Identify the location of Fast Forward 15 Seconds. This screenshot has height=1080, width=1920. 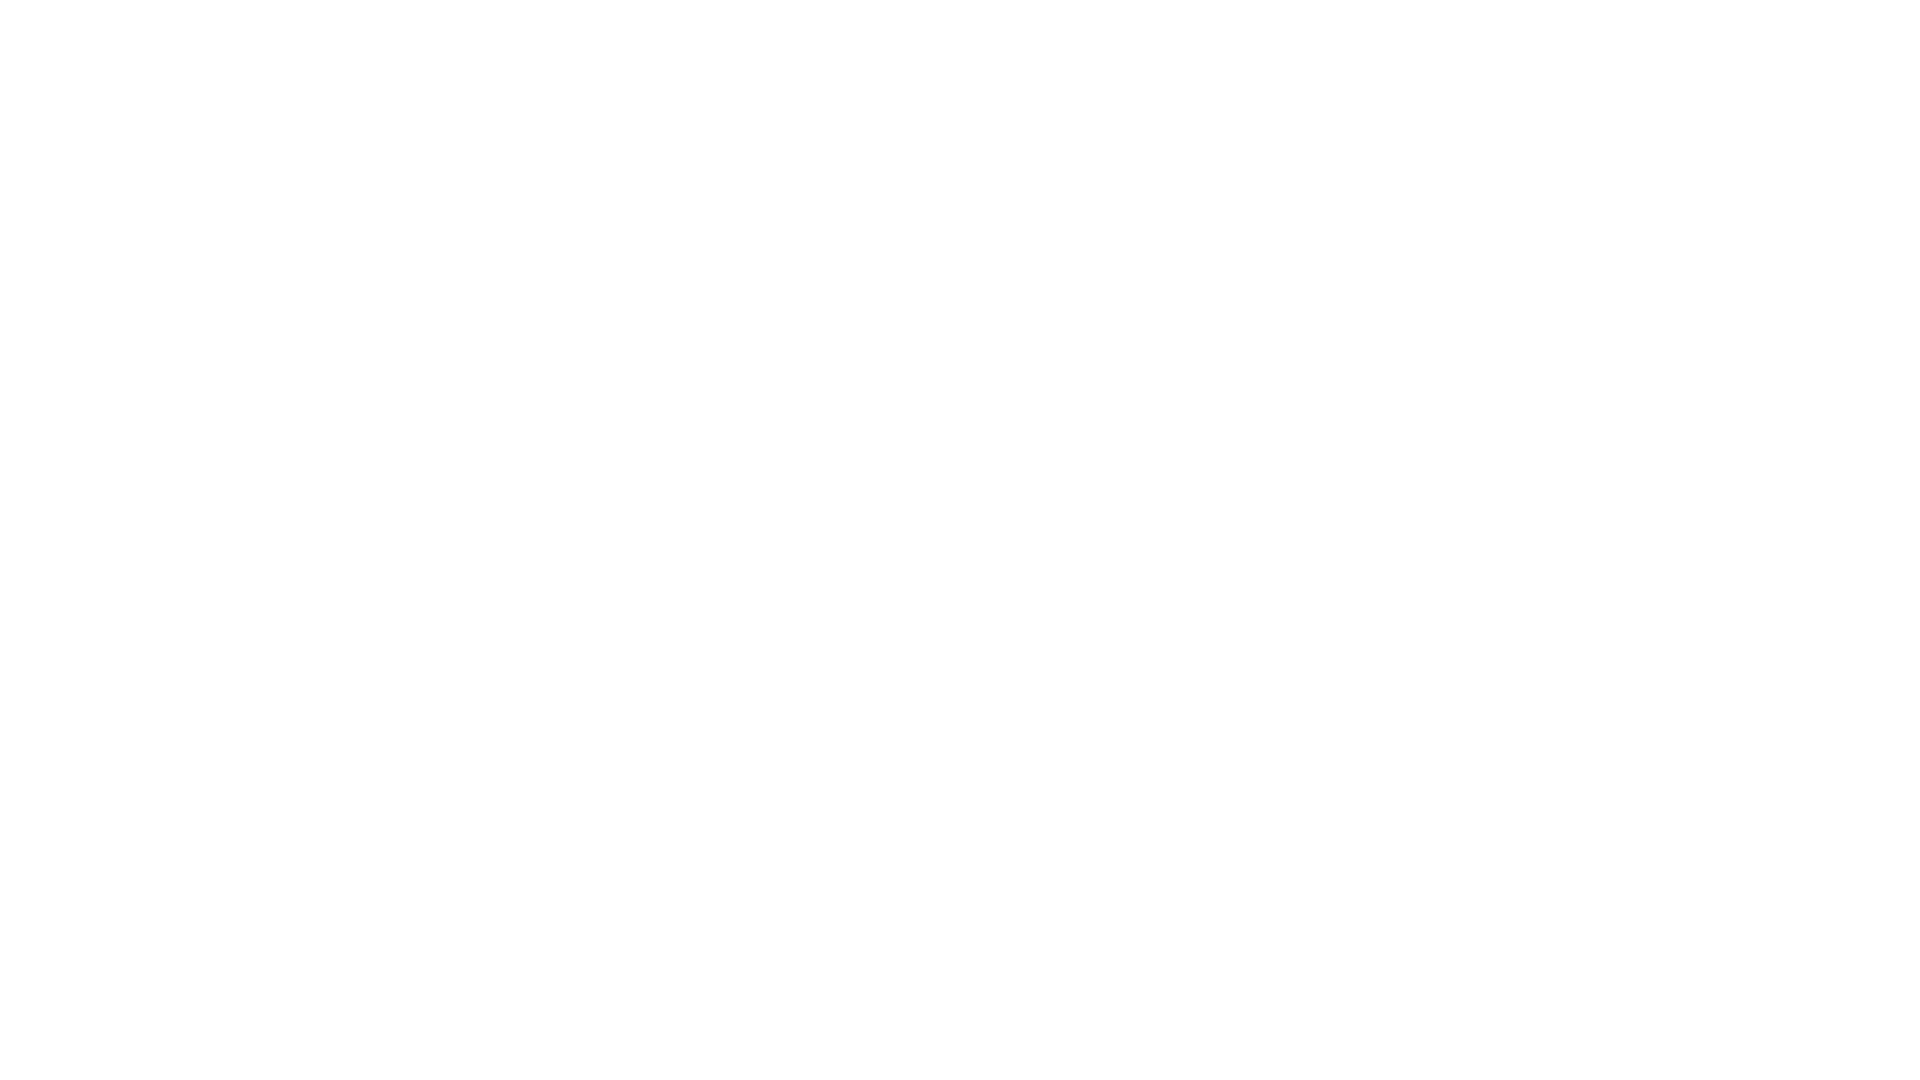
(1512, 26).